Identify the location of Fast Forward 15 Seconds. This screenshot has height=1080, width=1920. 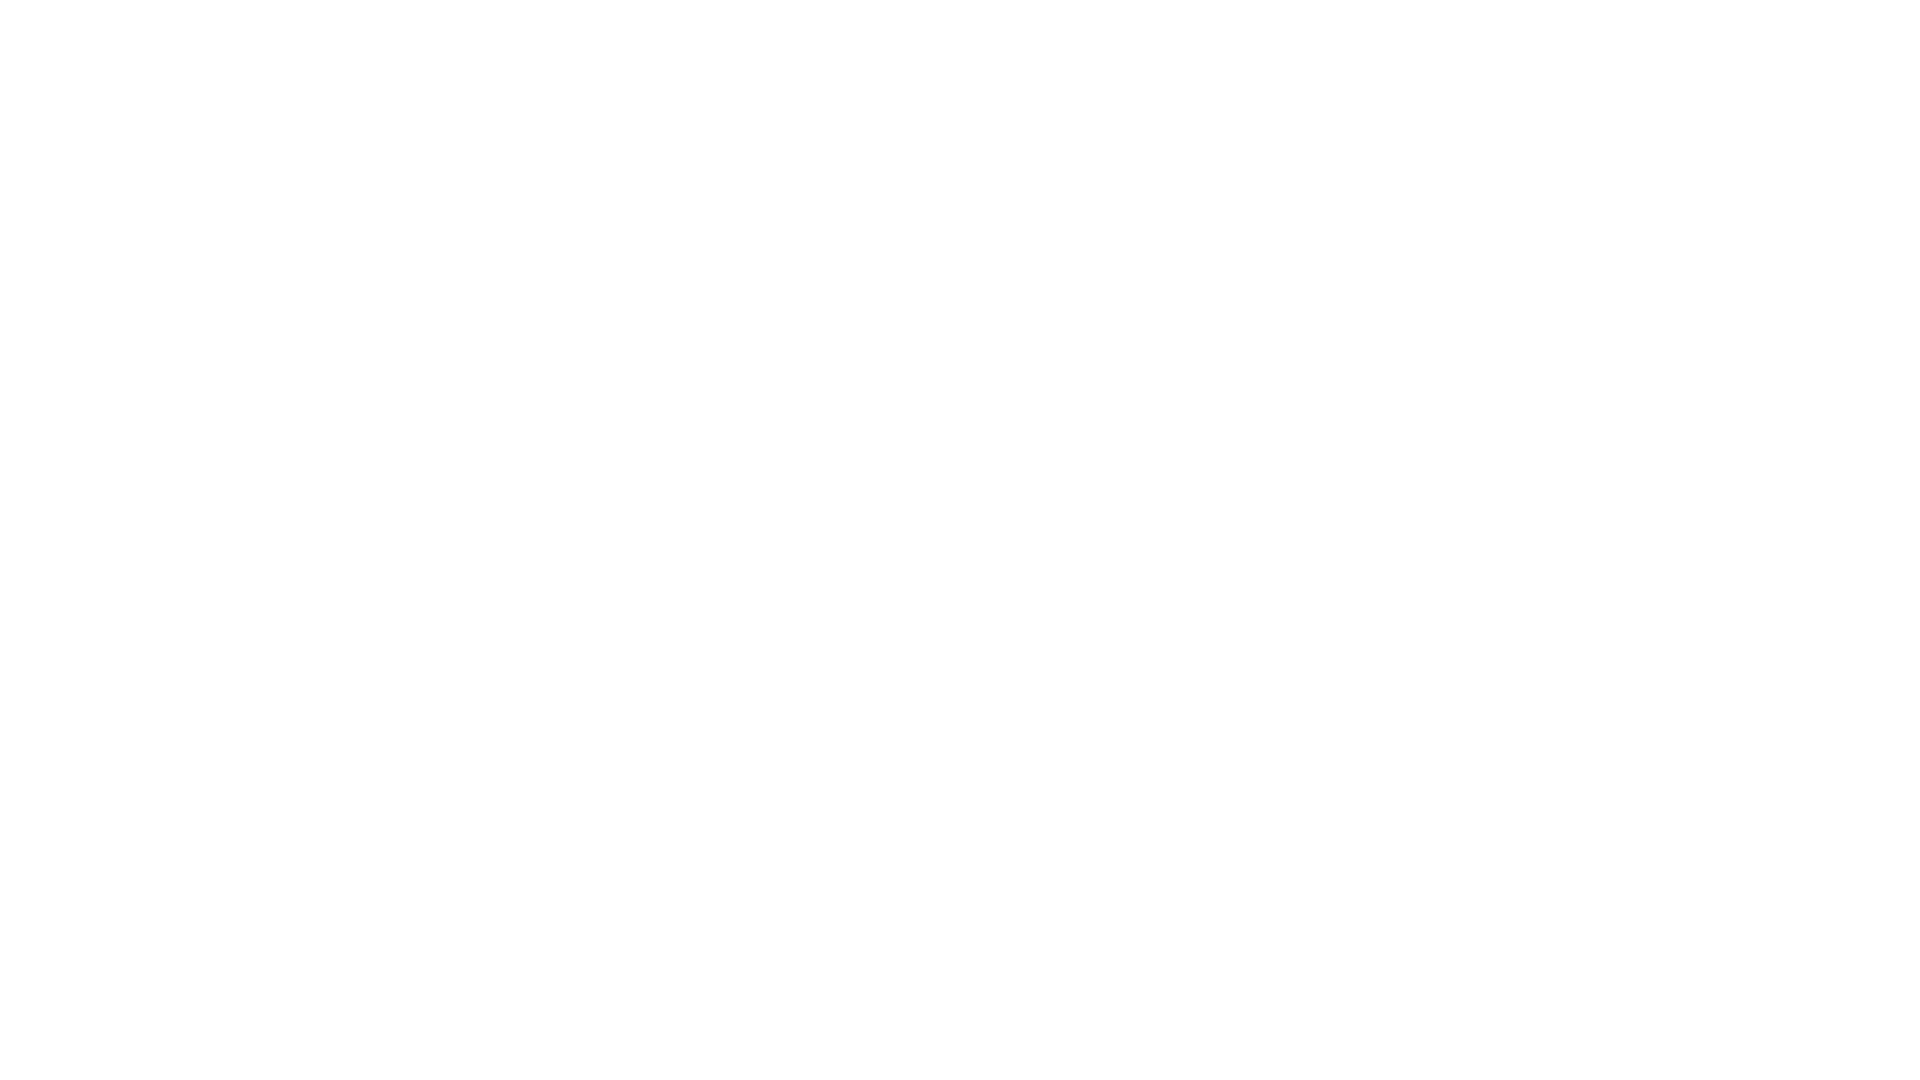
(1512, 26).